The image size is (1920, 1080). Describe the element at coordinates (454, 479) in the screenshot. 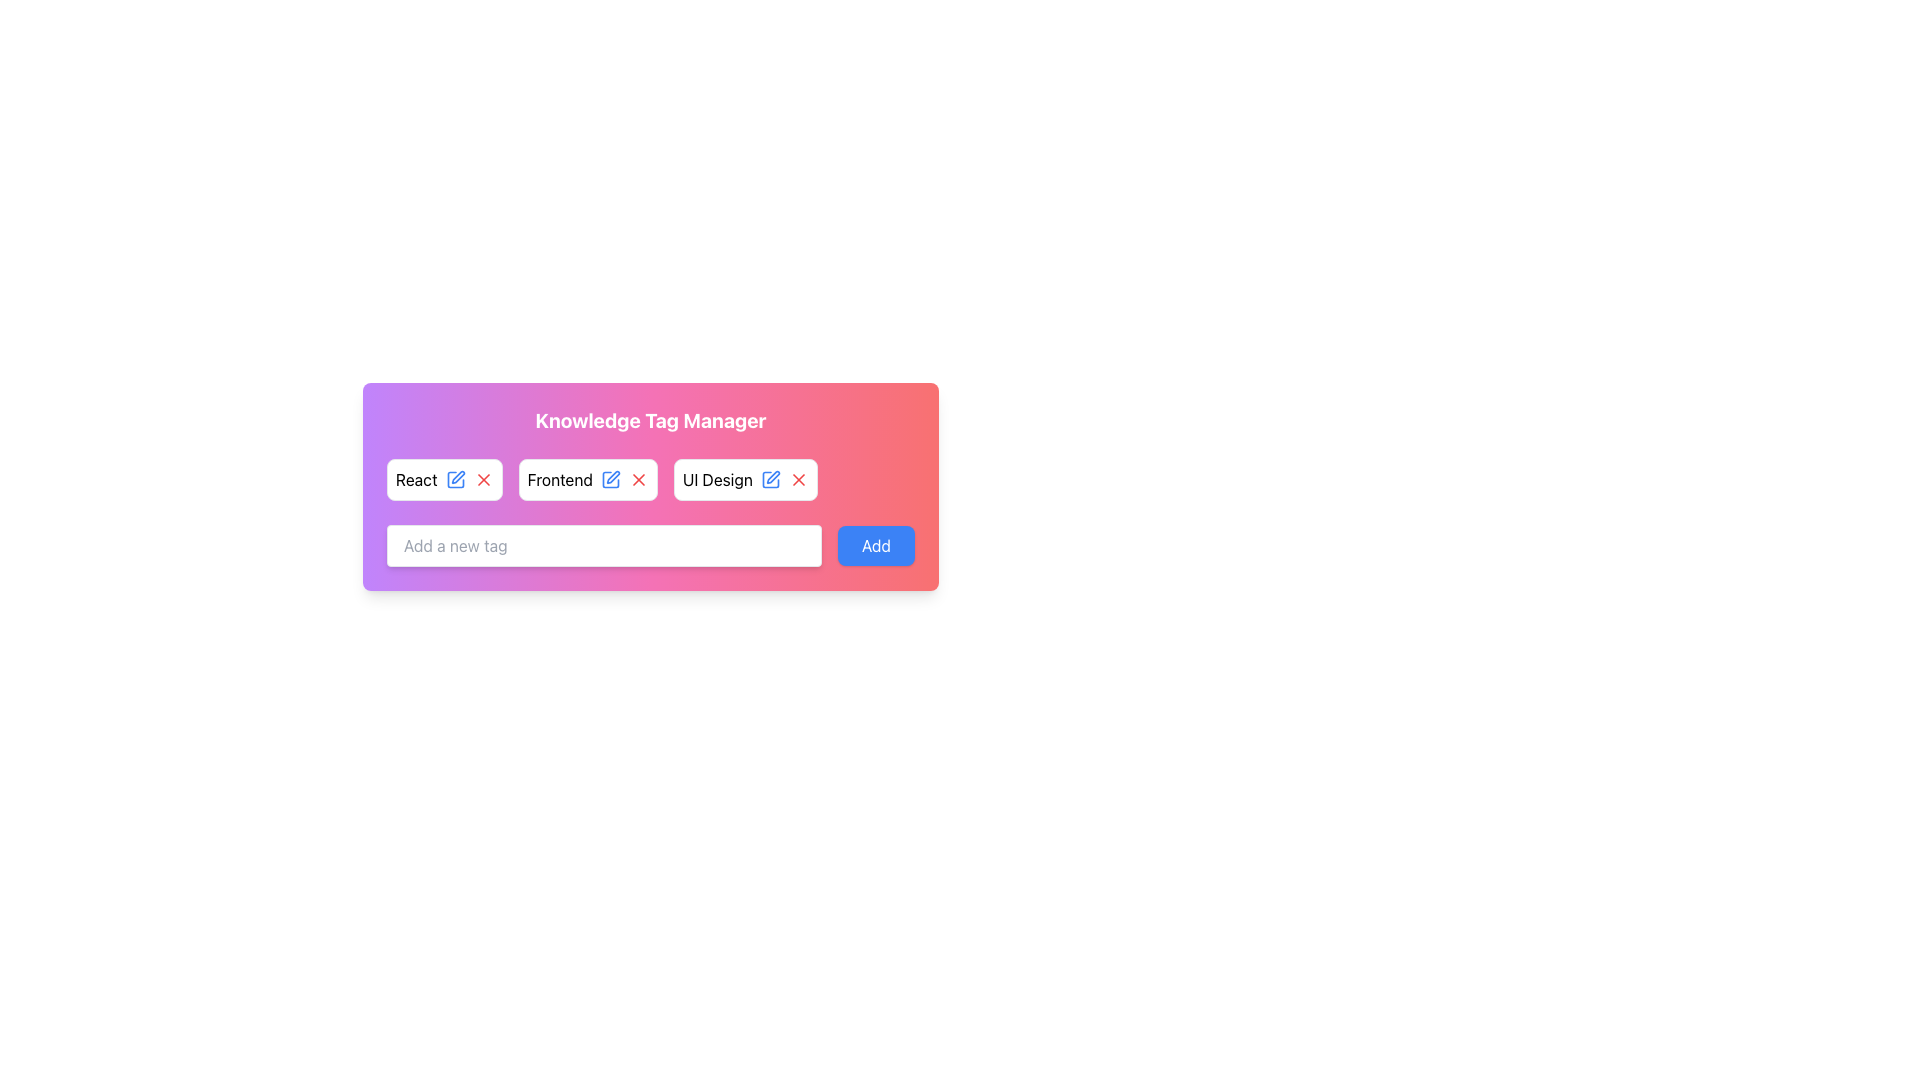

I see `the blue edit icon with a pen over a square outline located to the right of the 'React' label to initiate editing the tag` at that location.